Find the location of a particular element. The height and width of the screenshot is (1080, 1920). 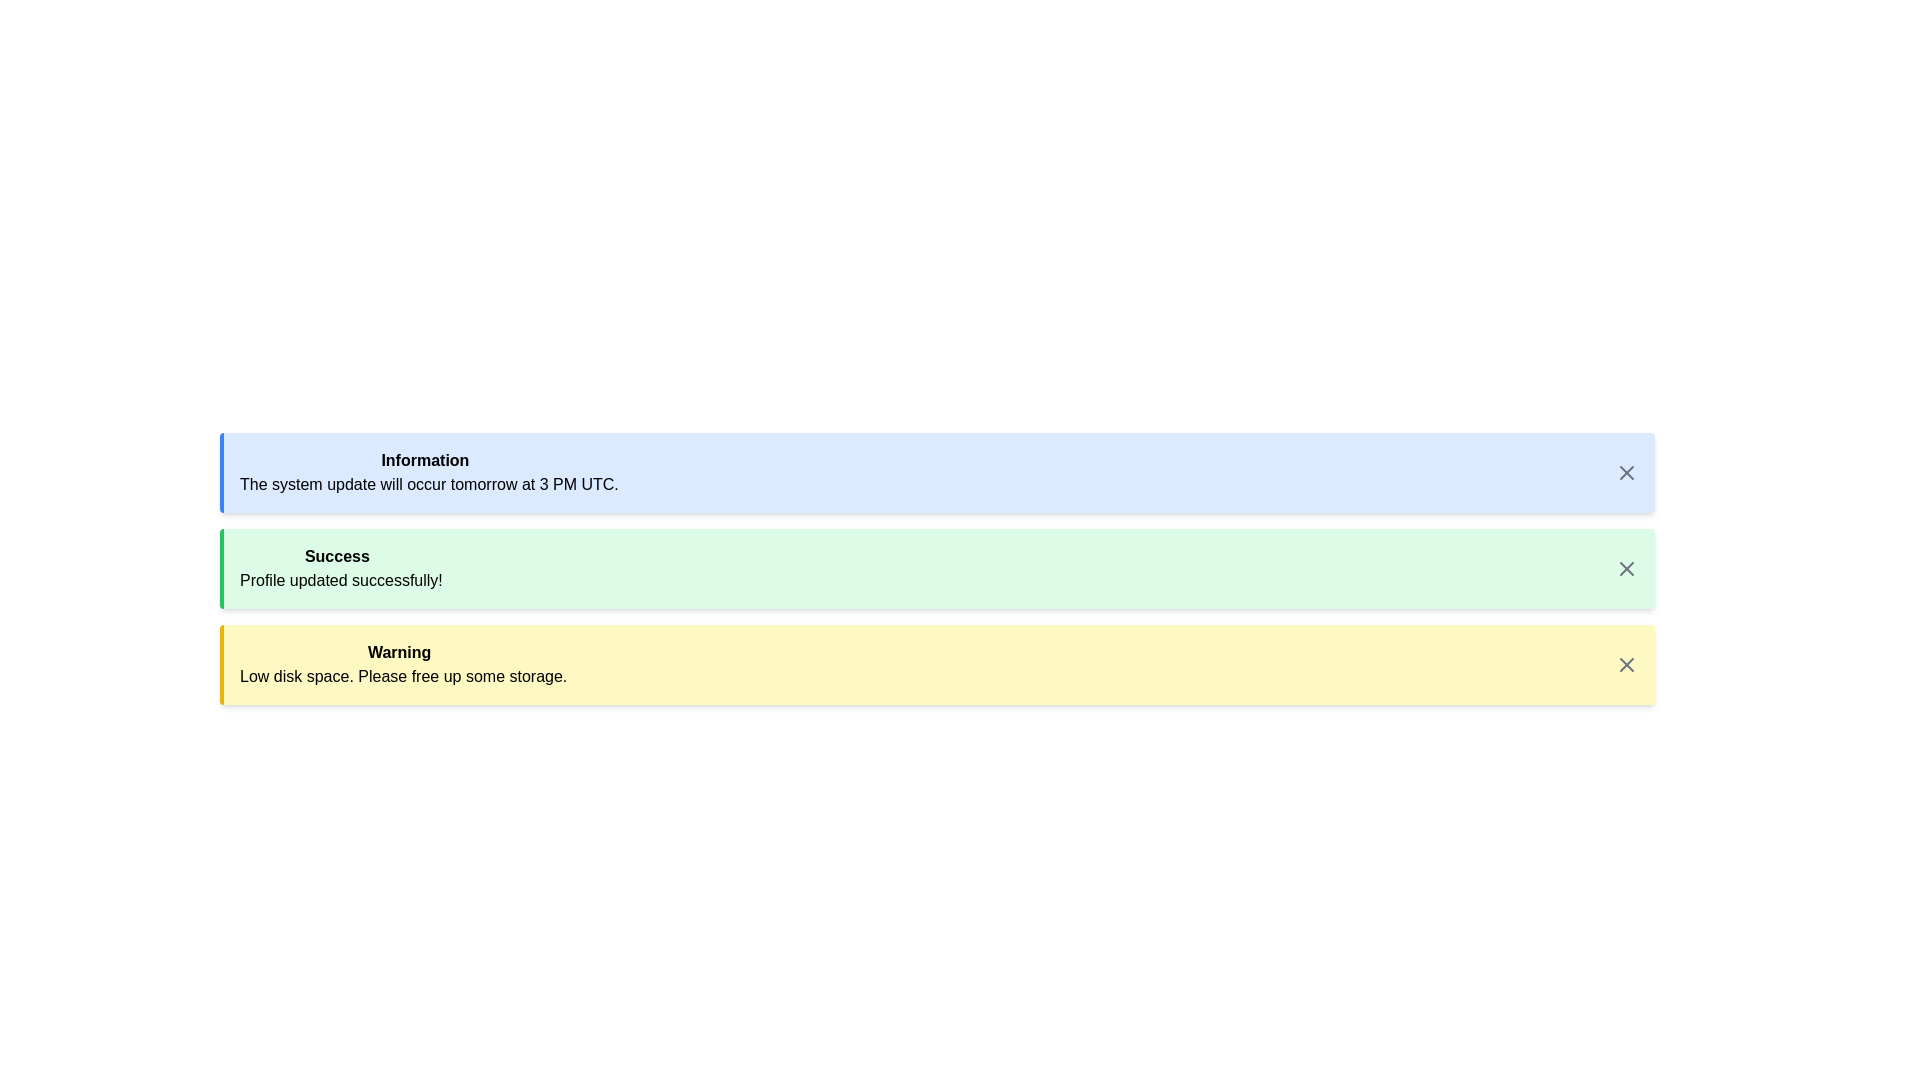

the small gray button marked with an 'X' at the top-right corner of the blue notification box is located at coordinates (1627, 473).